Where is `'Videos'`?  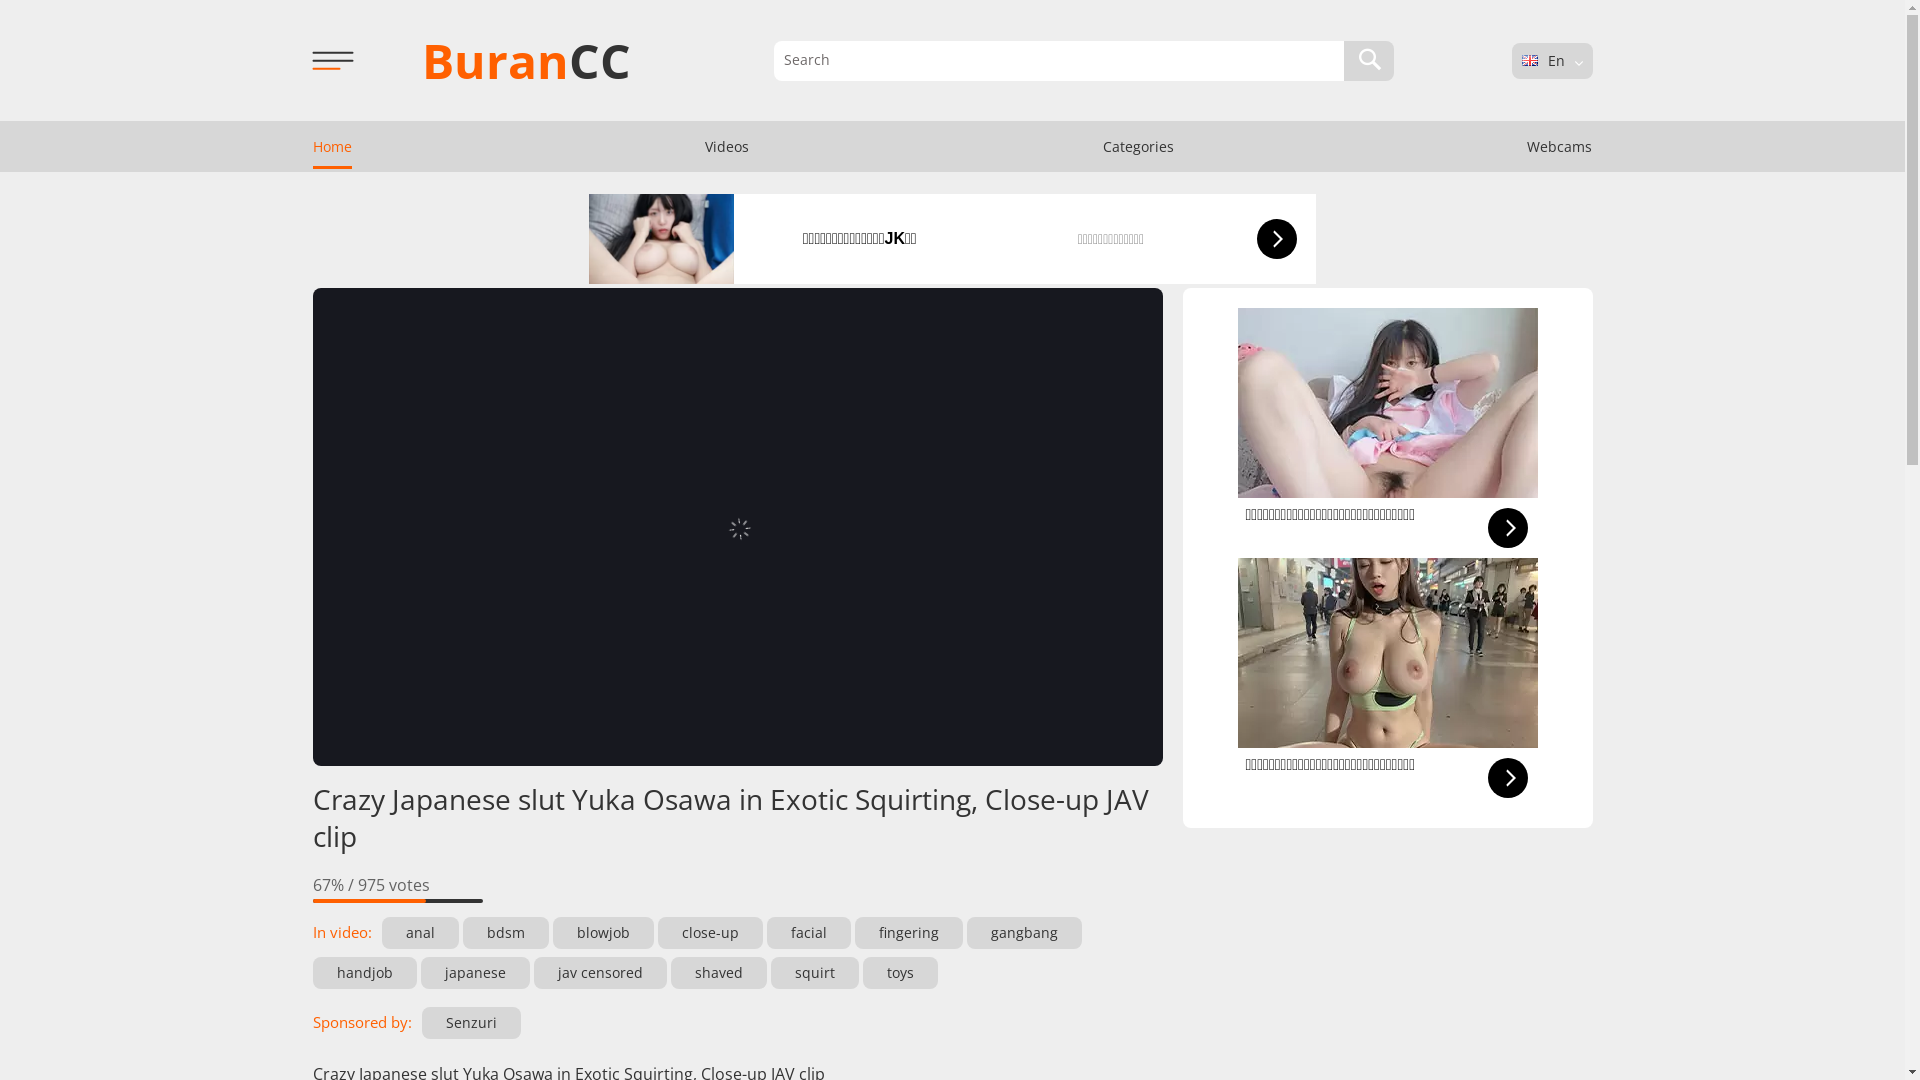
'Videos' is located at coordinates (725, 145).